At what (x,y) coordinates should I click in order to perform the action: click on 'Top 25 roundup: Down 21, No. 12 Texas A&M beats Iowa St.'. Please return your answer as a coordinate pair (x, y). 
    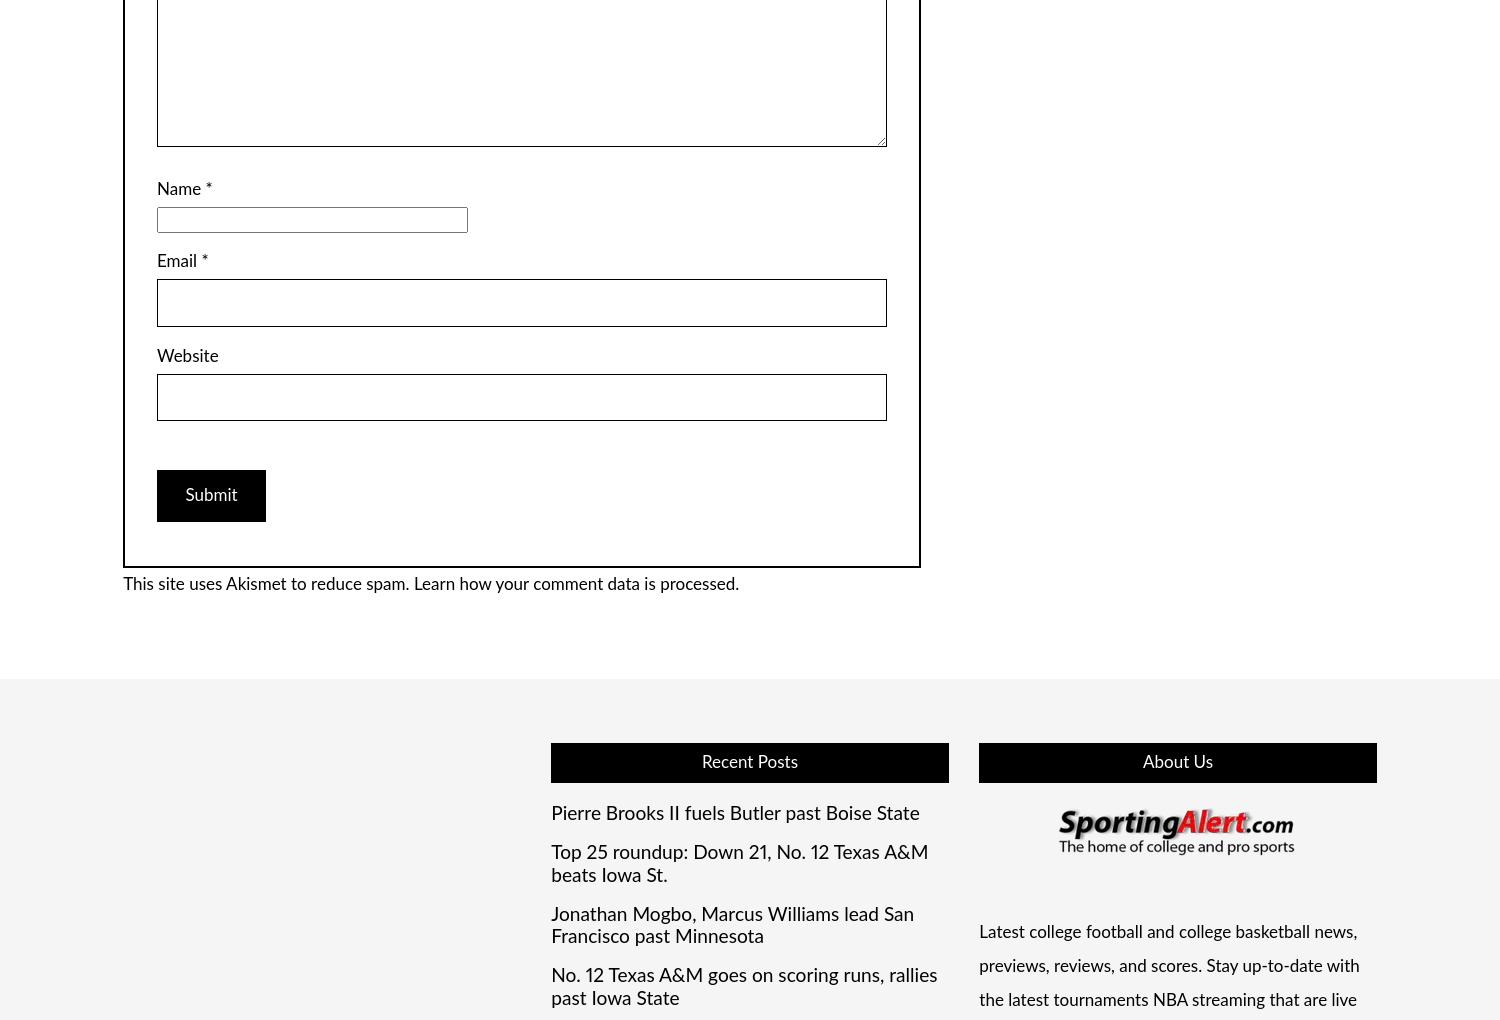
    Looking at the image, I should click on (738, 863).